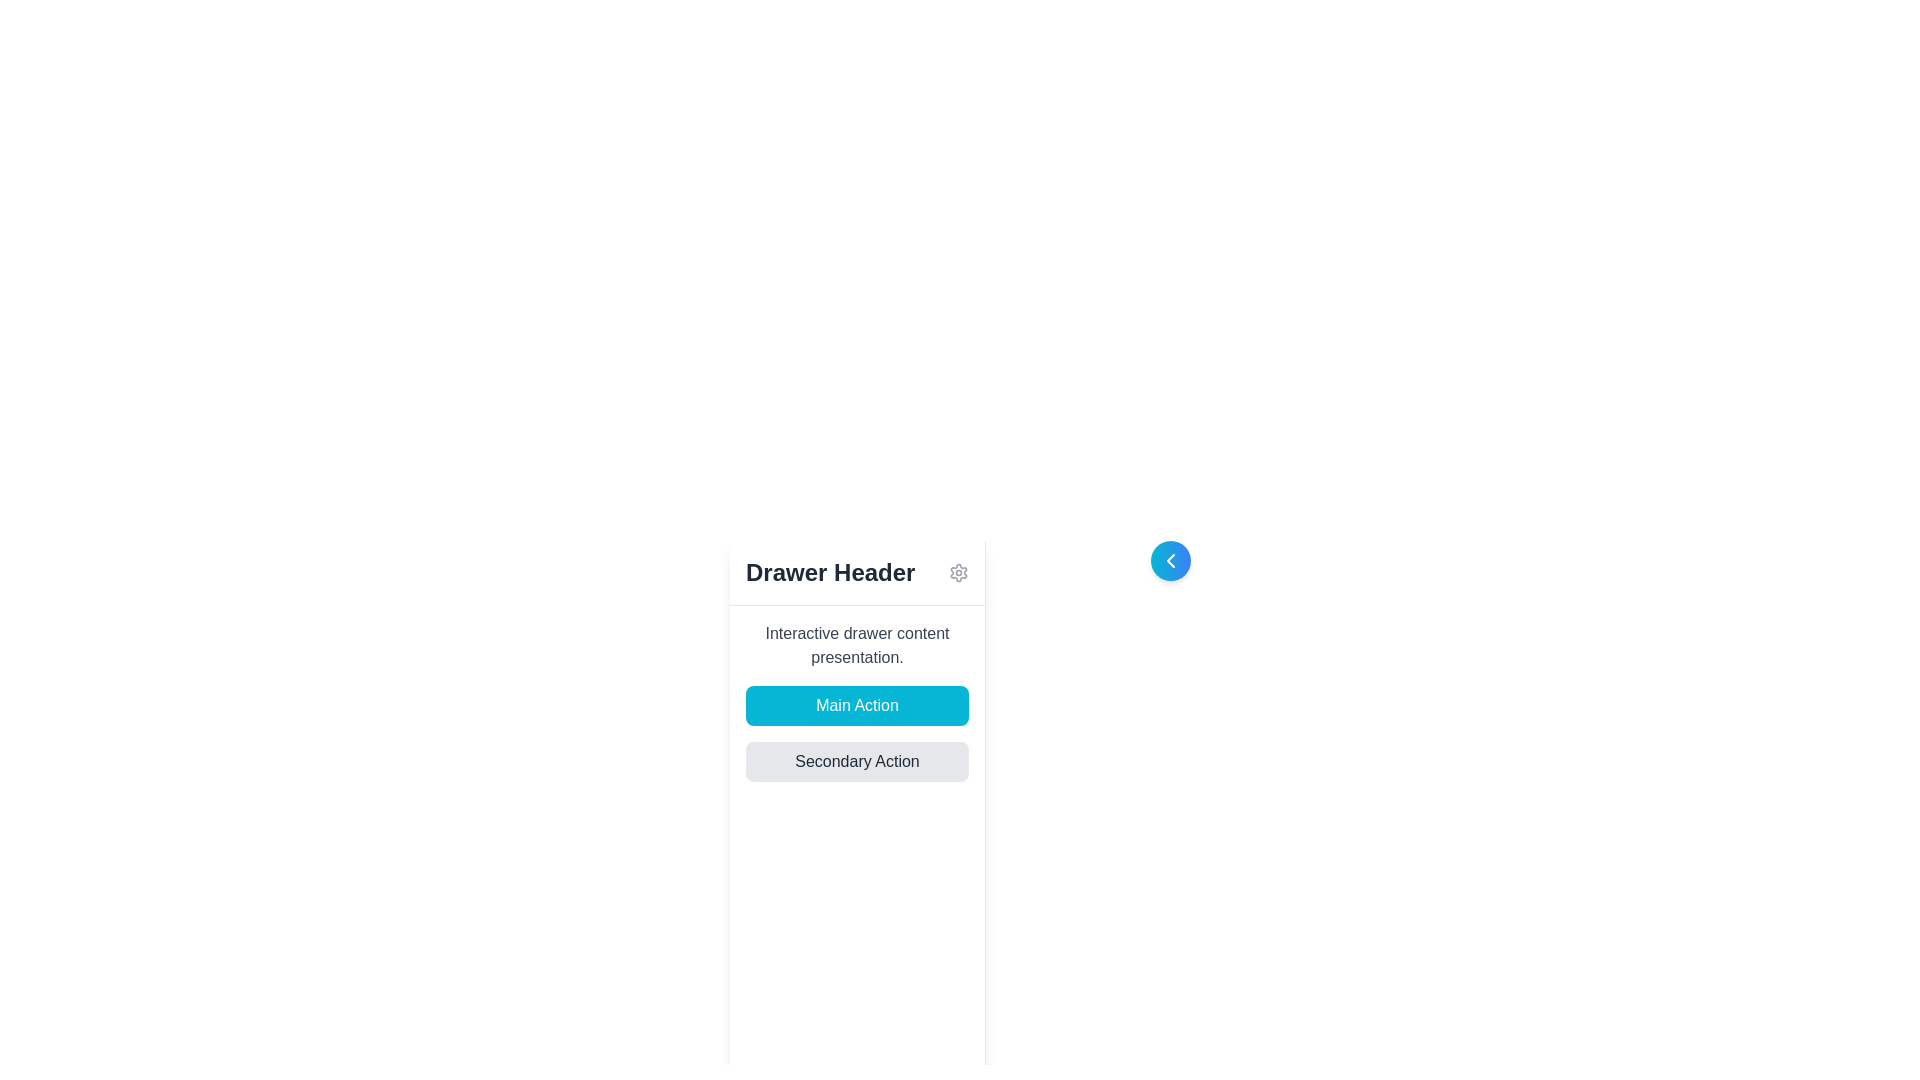 The width and height of the screenshot is (1920, 1080). I want to click on the circular button with a gradient from cyan to blue, featuring a left-chevron icon in white, located to the right of the 'Drawer Header' text, so click(1170, 560).